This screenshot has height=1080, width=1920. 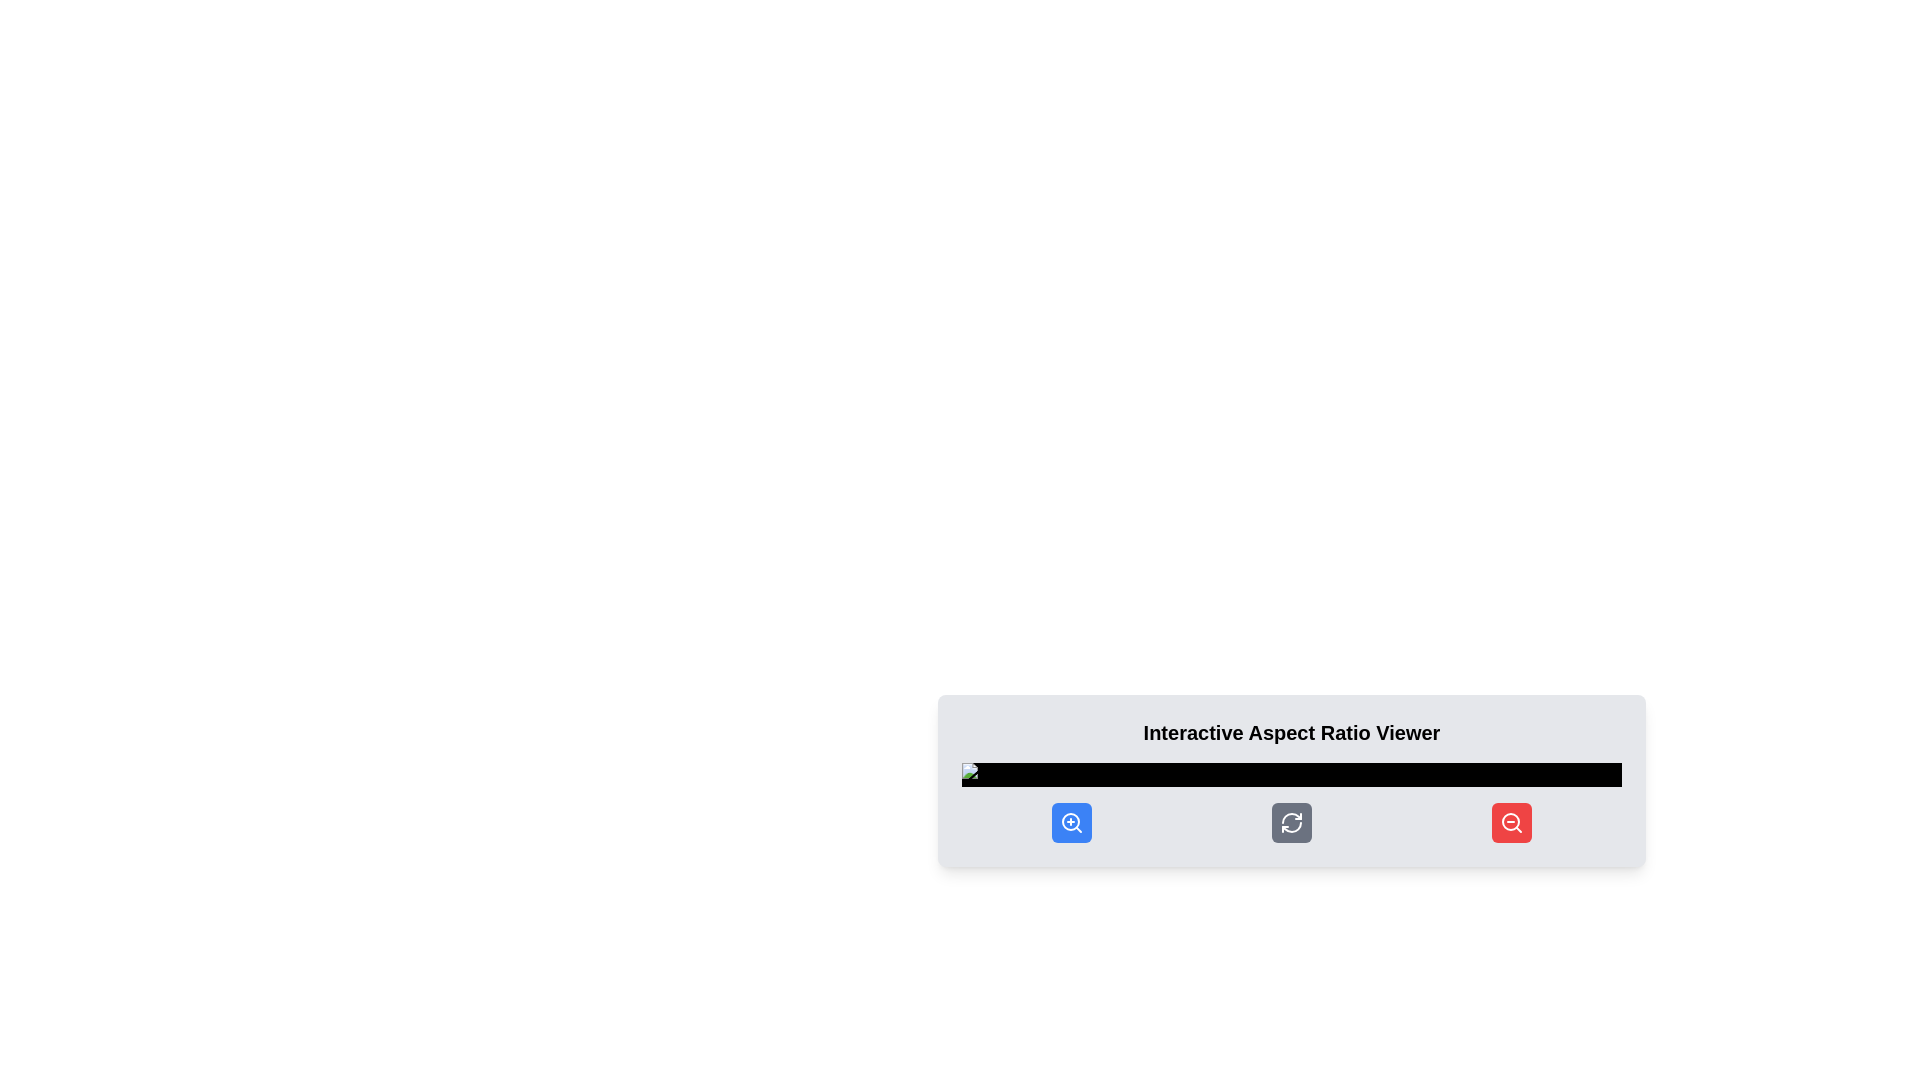 I want to click on the refresh icon styled as circular arrows within the round button located in the central part of the toolbar at the bottom of the interface, so click(x=1291, y=822).